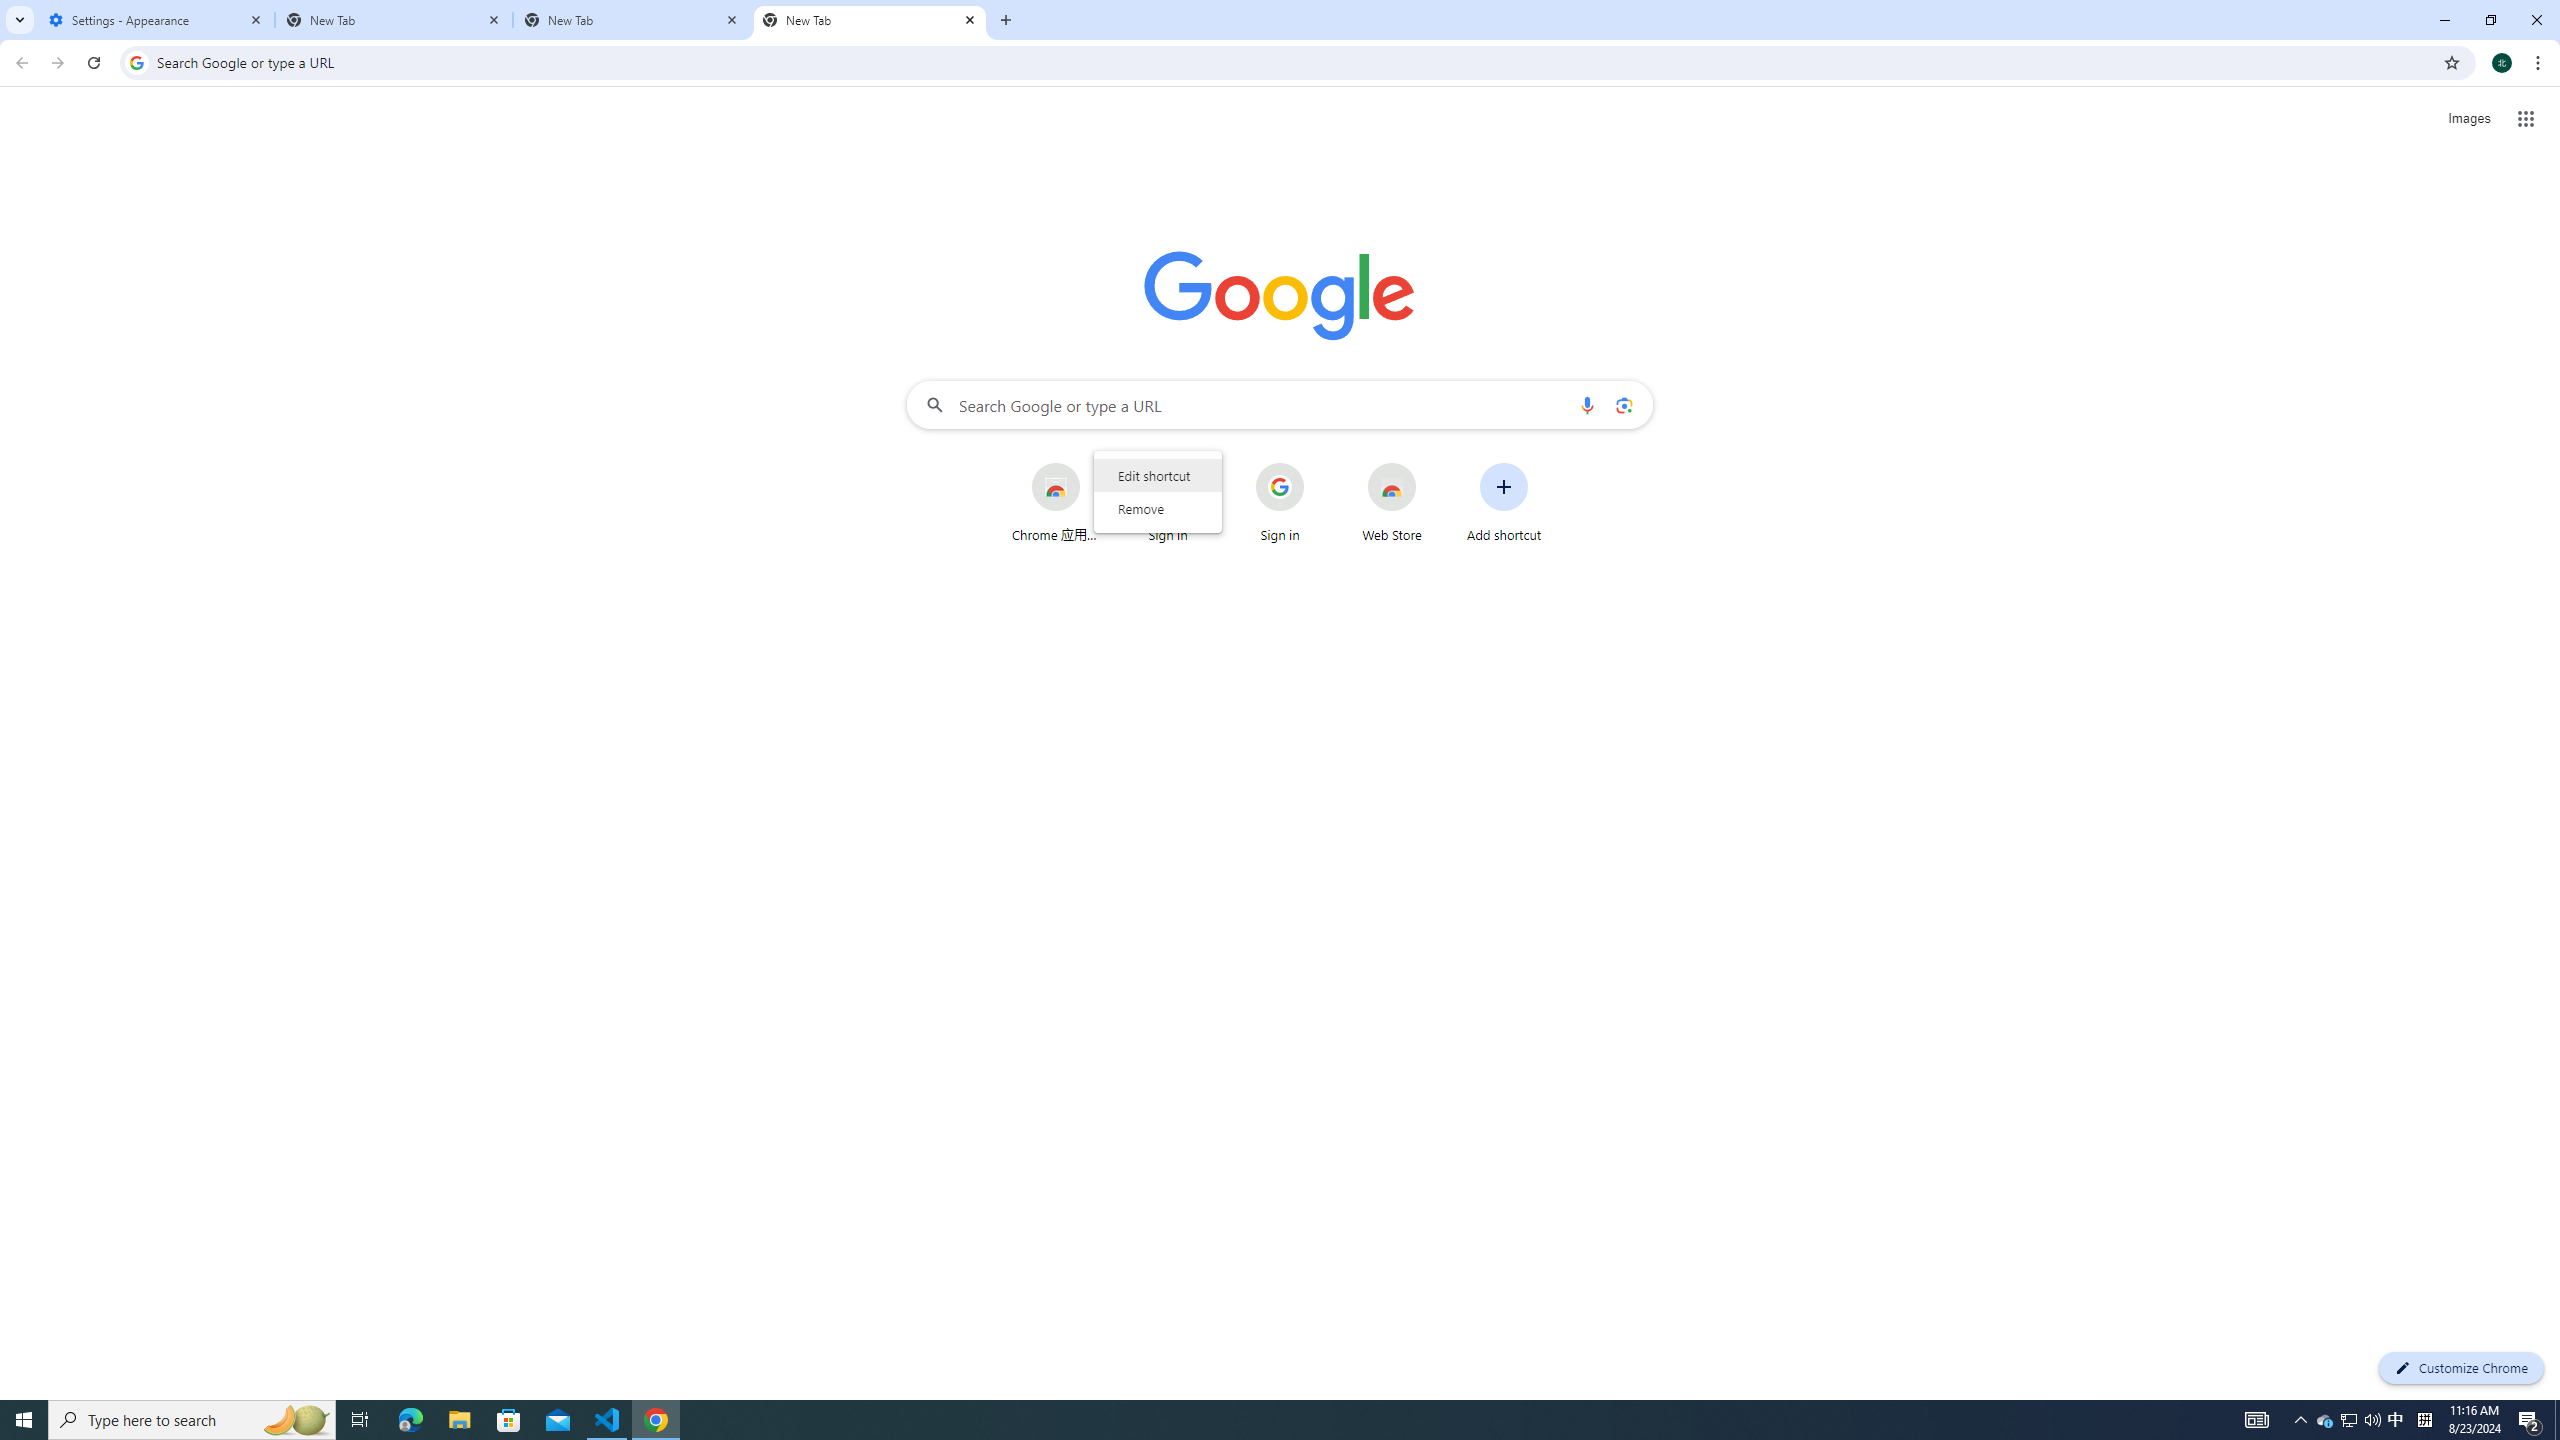 The image size is (2560, 1440). What do you see at coordinates (869, 19) in the screenshot?
I see `'New Tab'` at bounding box center [869, 19].